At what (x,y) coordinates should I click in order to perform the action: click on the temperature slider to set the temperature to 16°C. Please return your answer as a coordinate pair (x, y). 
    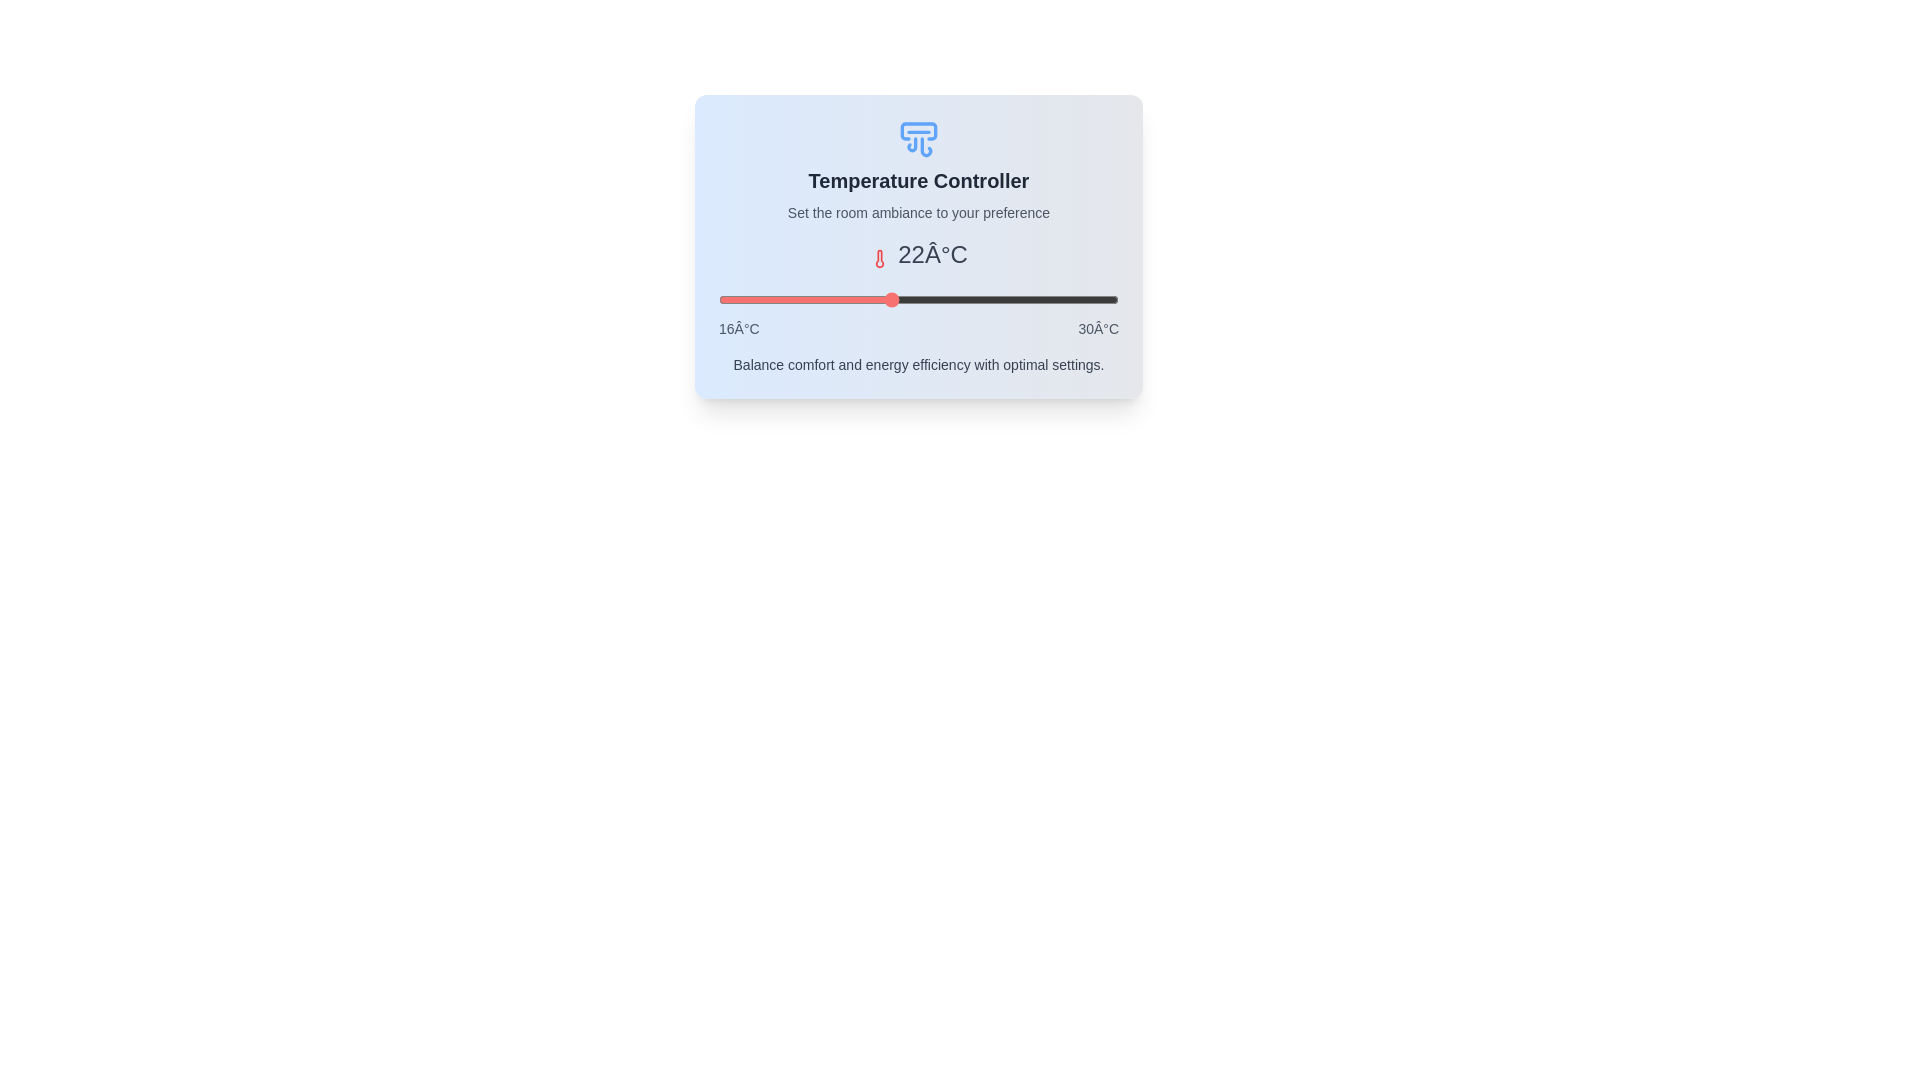
    Looking at the image, I should click on (719, 300).